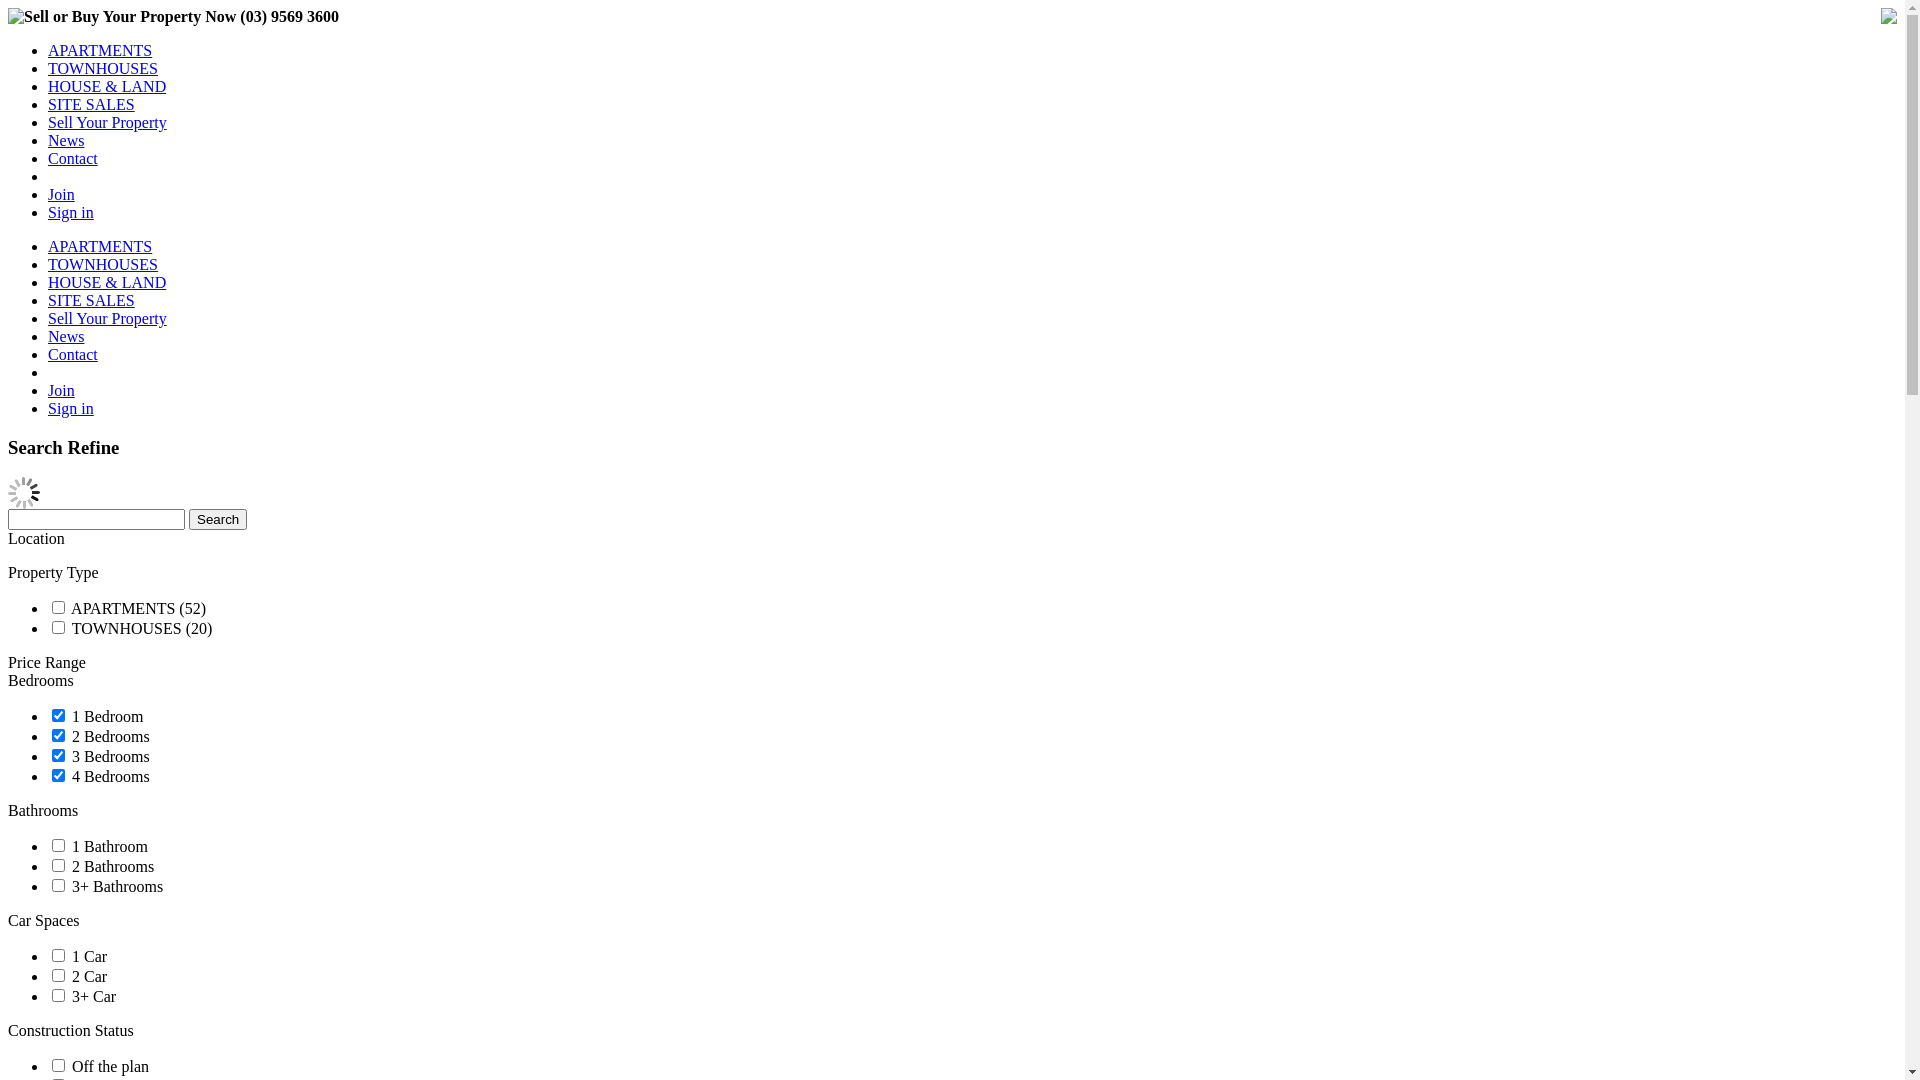 This screenshot has height=1080, width=1920. I want to click on 'Sign in', so click(71, 407).